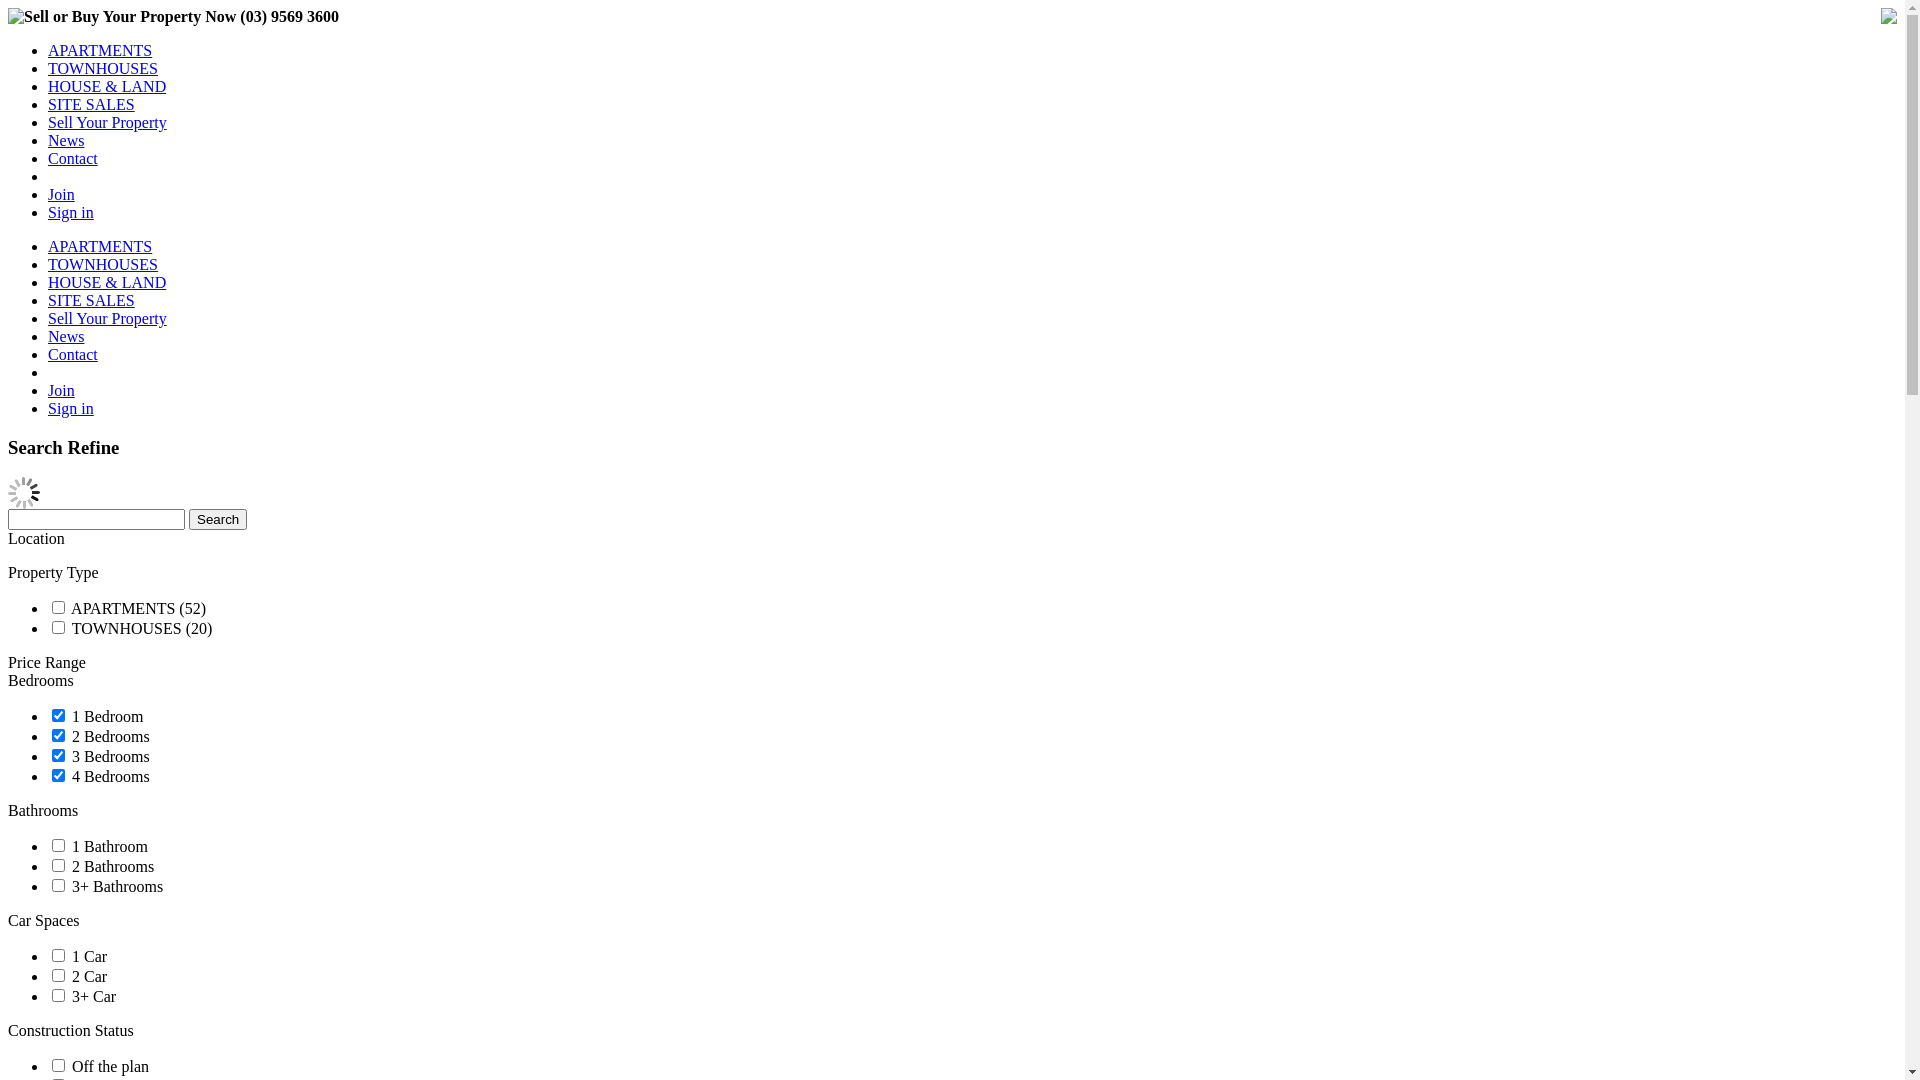 This screenshot has height=1080, width=1920. I want to click on 'Sign in', so click(71, 407).